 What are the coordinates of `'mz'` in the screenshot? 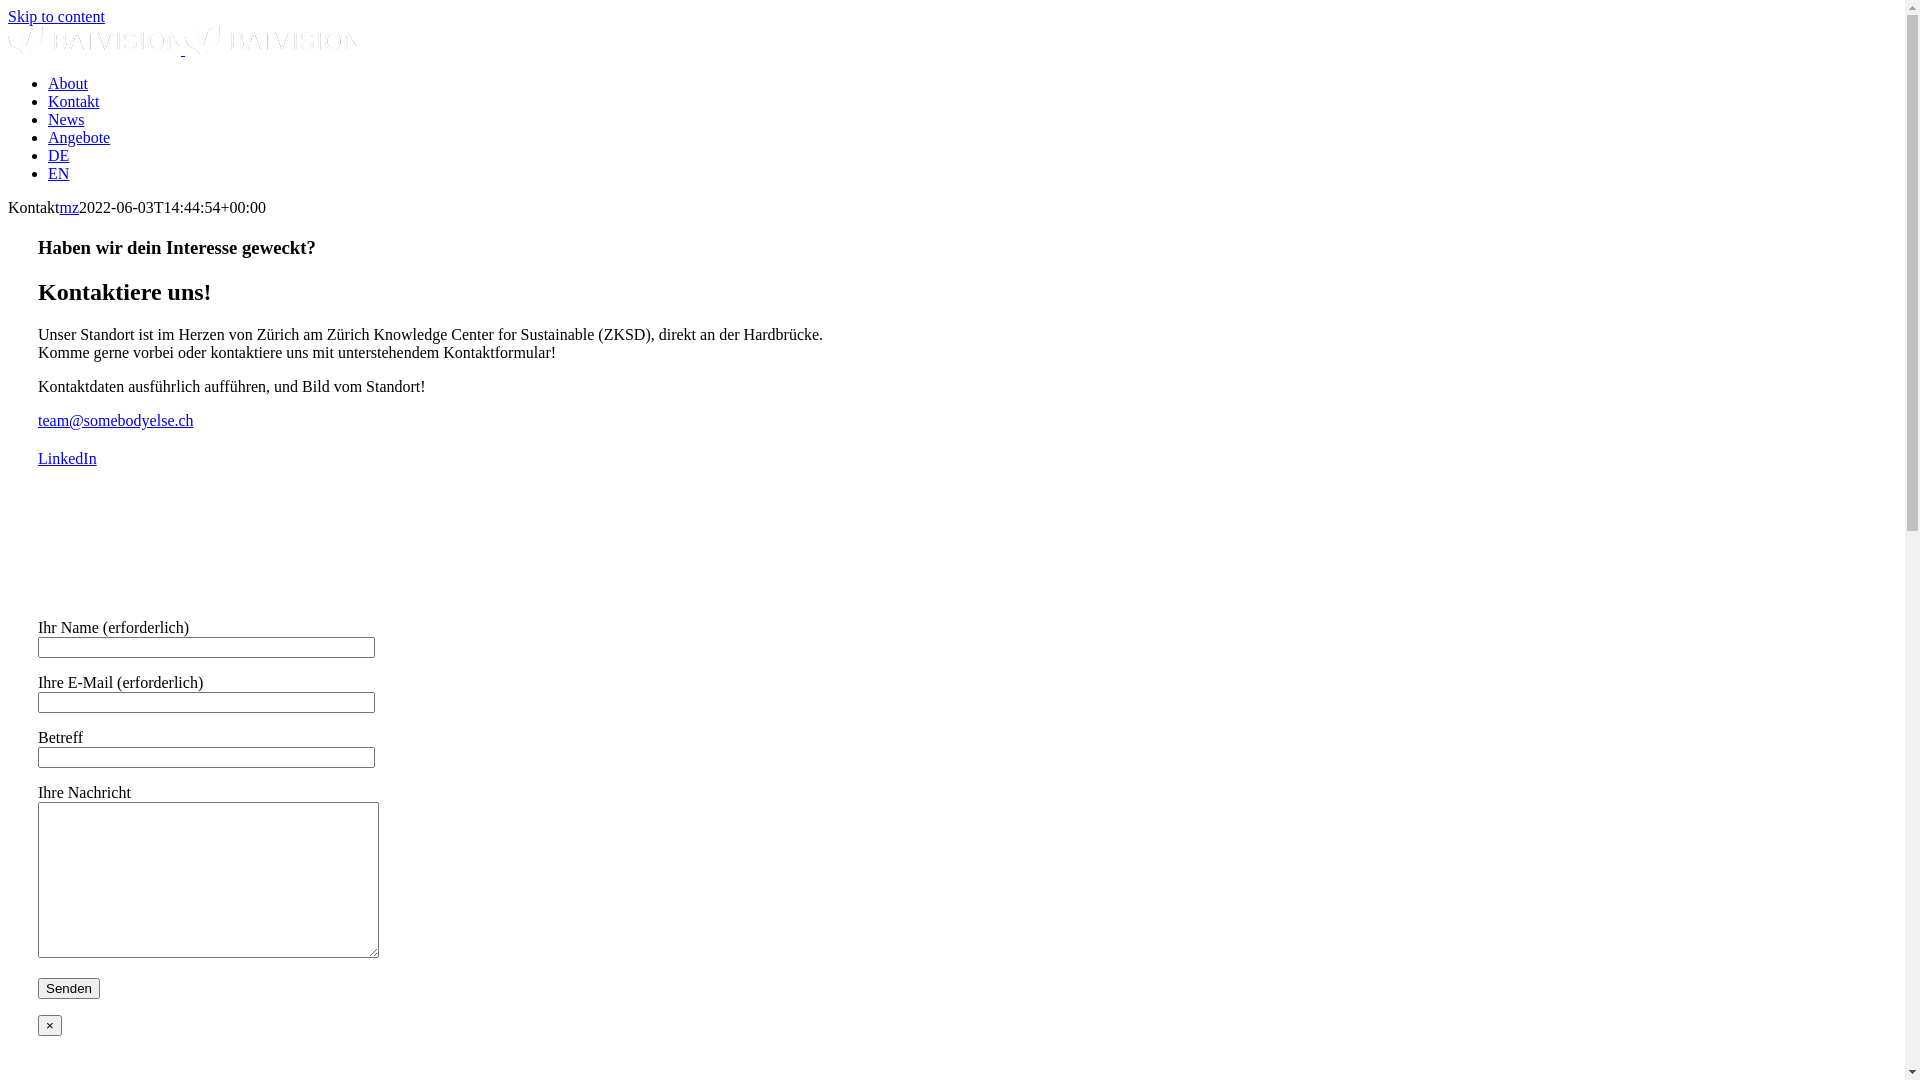 It's located at (59, 207).